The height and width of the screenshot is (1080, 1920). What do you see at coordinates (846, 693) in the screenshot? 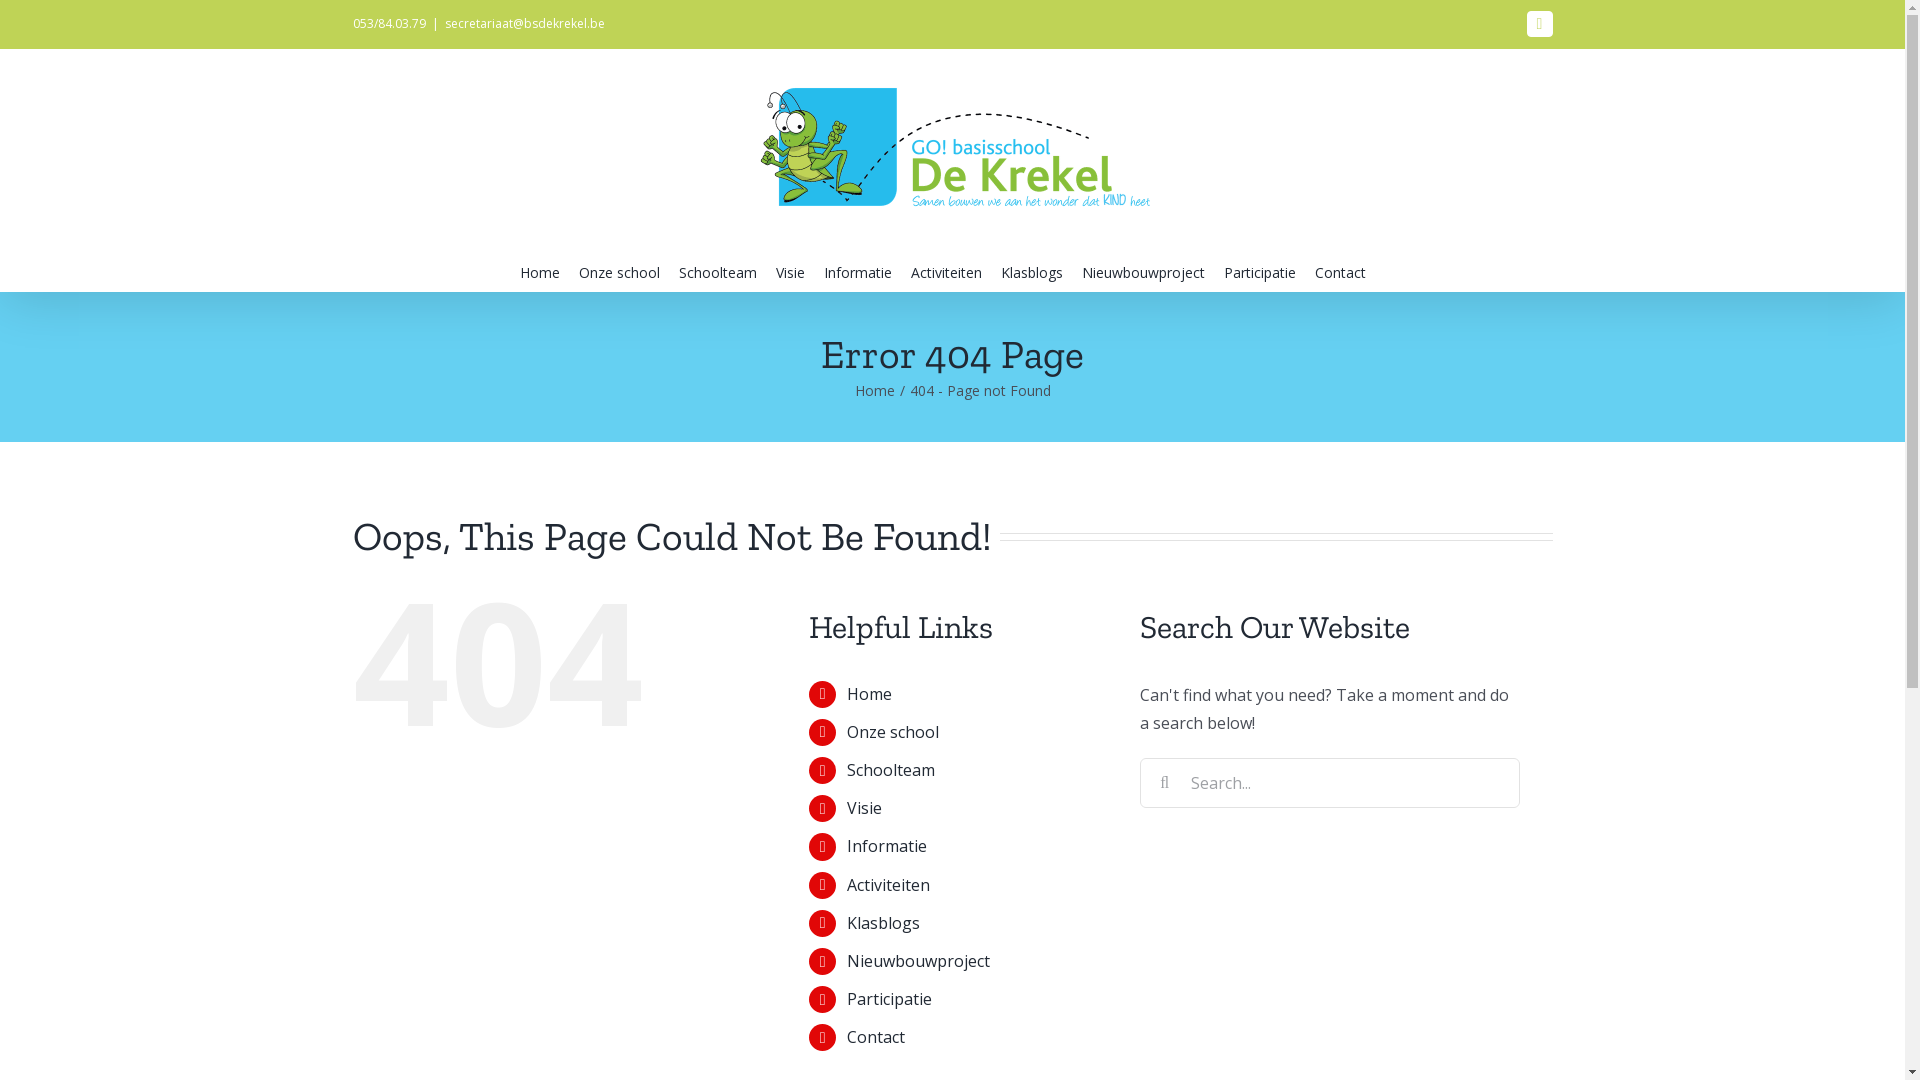
I see `'Home'` at bounding box center [846, 693].